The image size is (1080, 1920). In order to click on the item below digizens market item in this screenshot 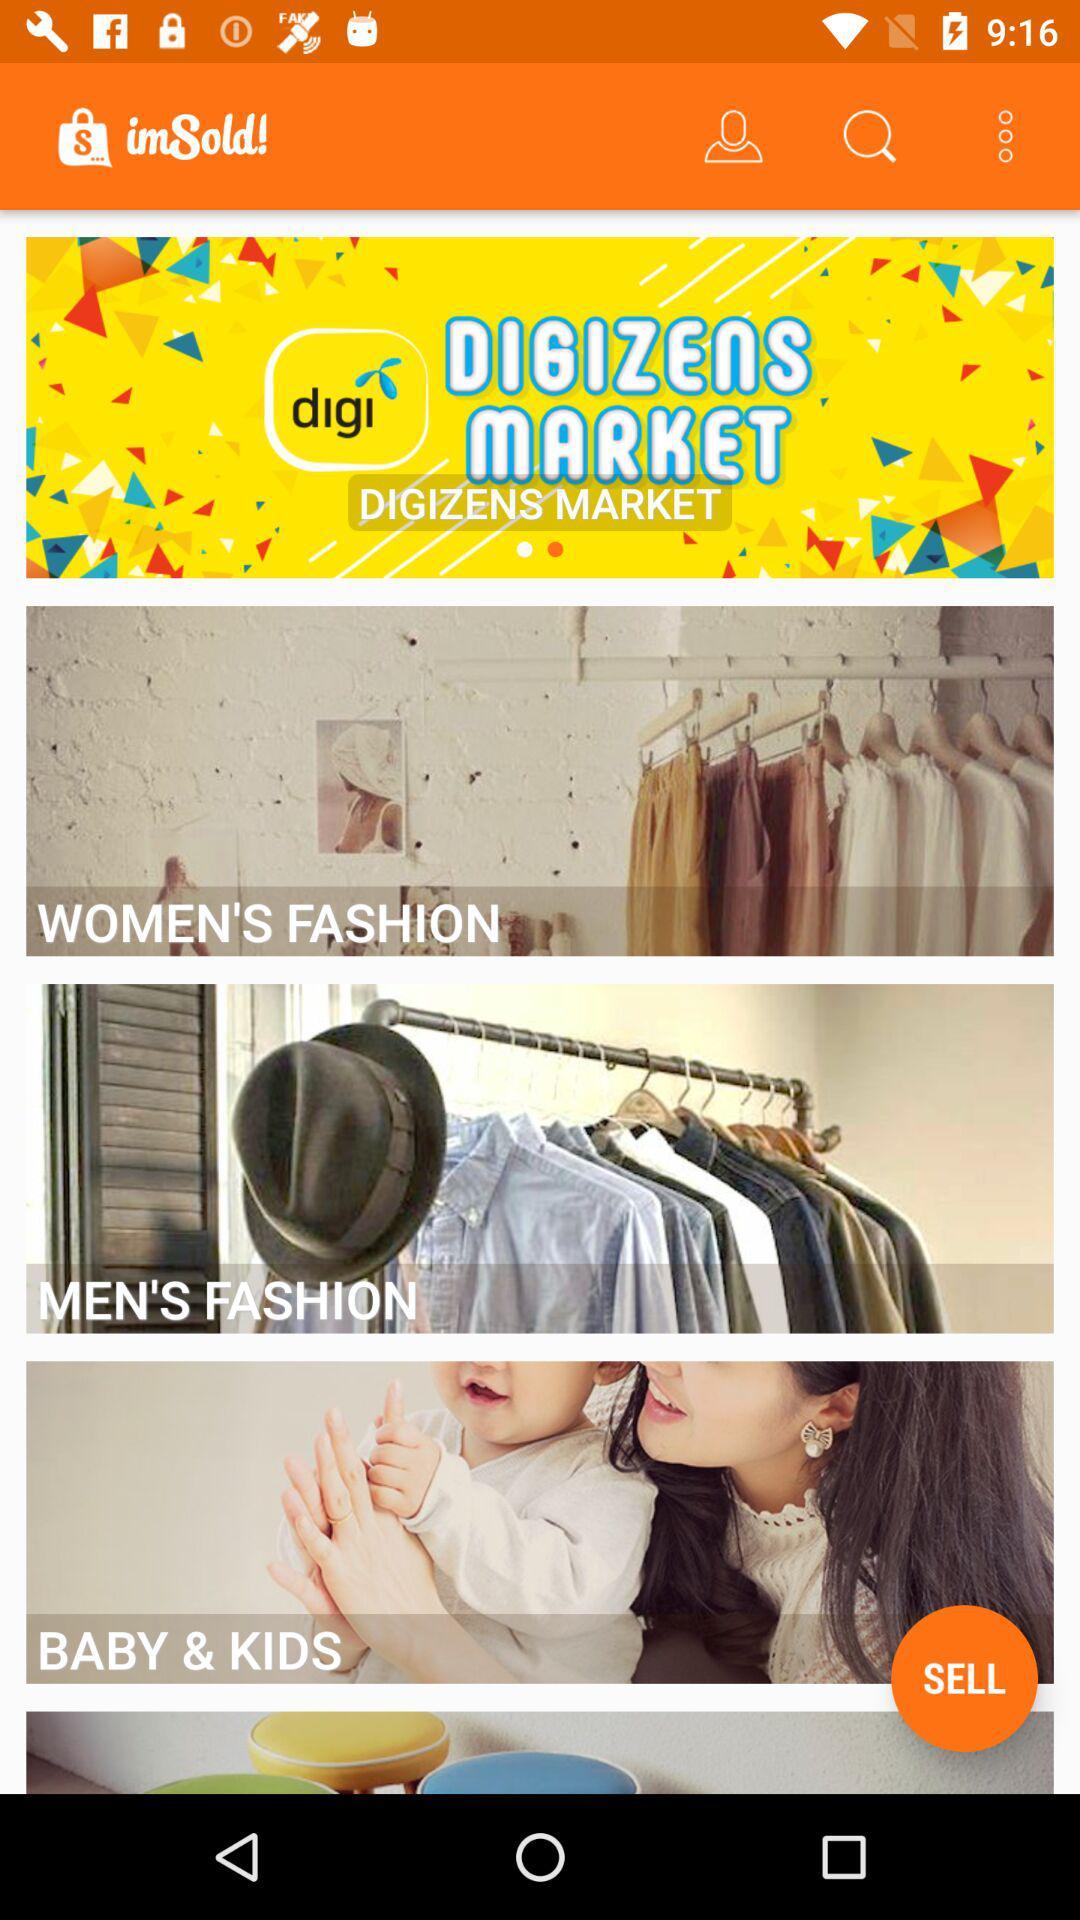, I will do `click(523, 549)`.